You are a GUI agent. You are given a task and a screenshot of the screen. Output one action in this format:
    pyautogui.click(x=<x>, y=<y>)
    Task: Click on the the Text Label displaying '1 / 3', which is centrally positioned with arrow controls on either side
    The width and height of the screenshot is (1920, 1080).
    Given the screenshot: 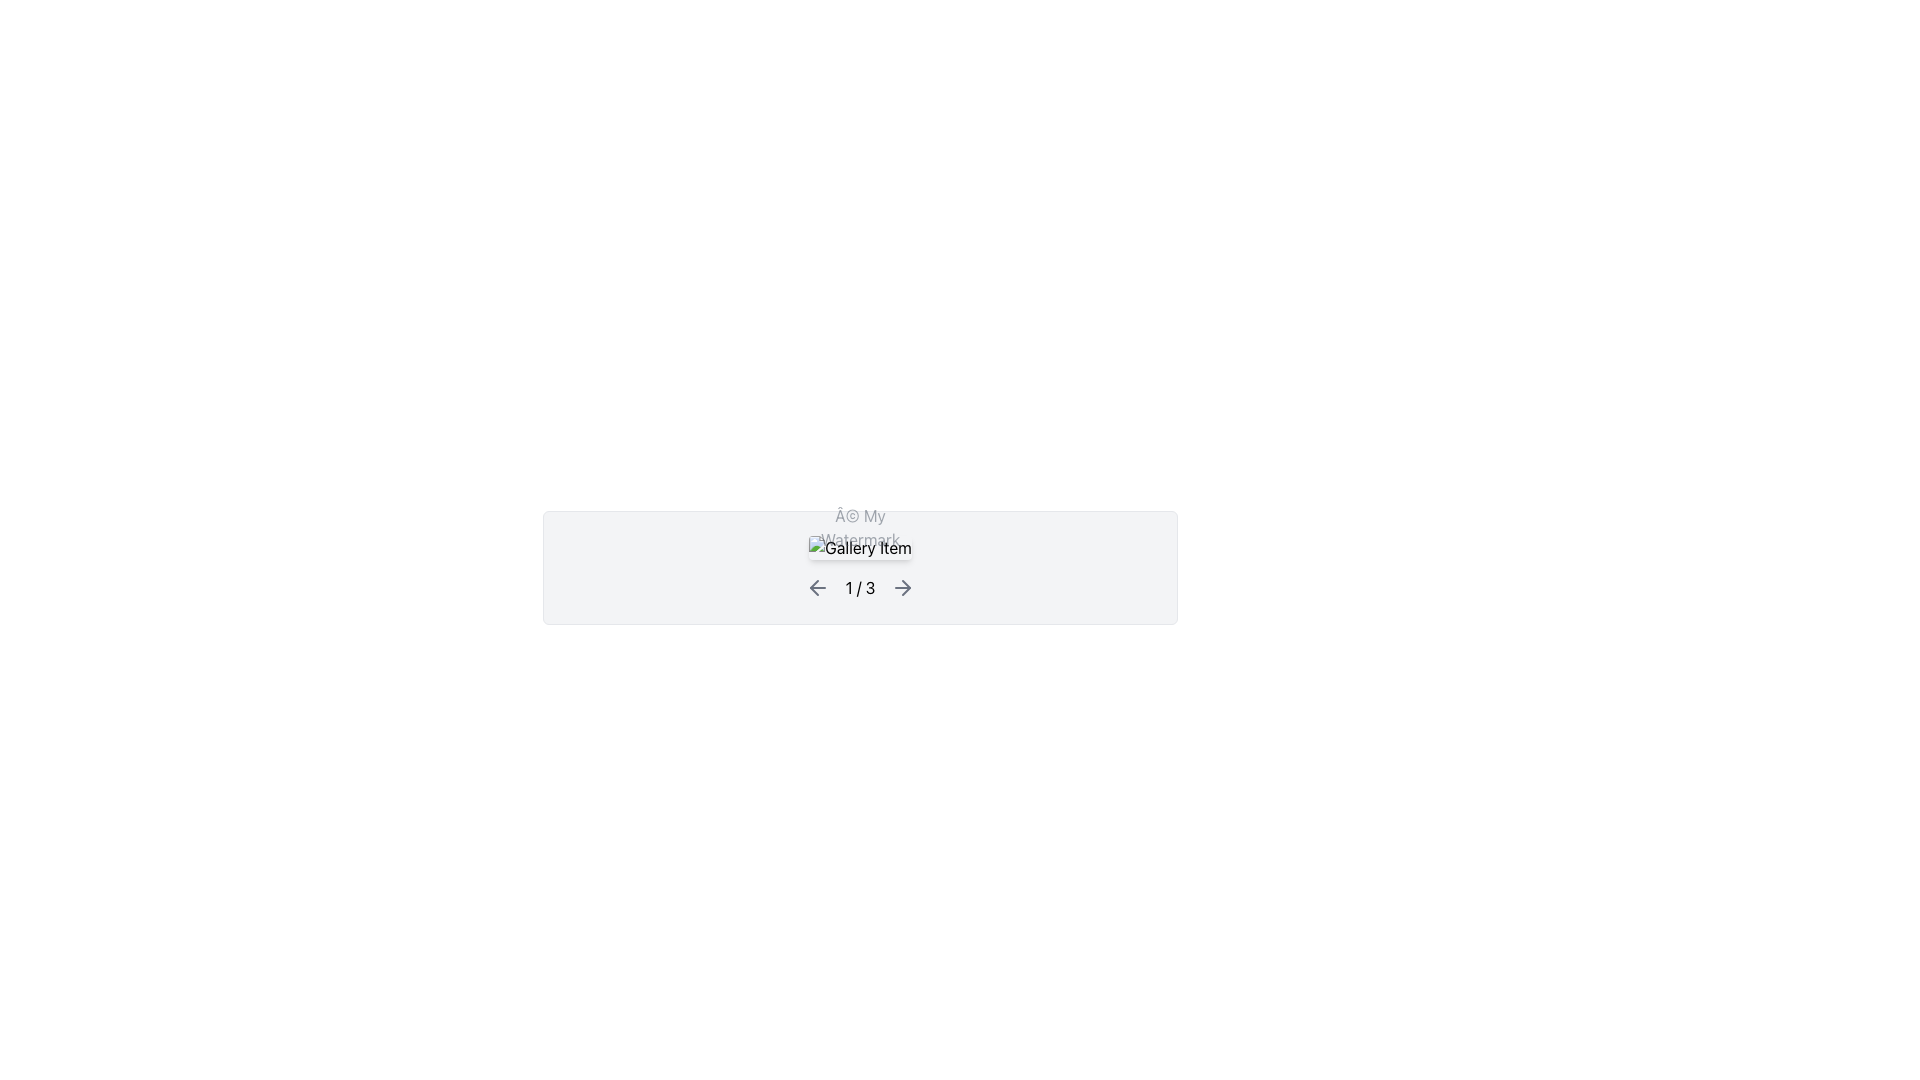 What is the action you would take?
    pyautogui.click(x=860, y=586)
    